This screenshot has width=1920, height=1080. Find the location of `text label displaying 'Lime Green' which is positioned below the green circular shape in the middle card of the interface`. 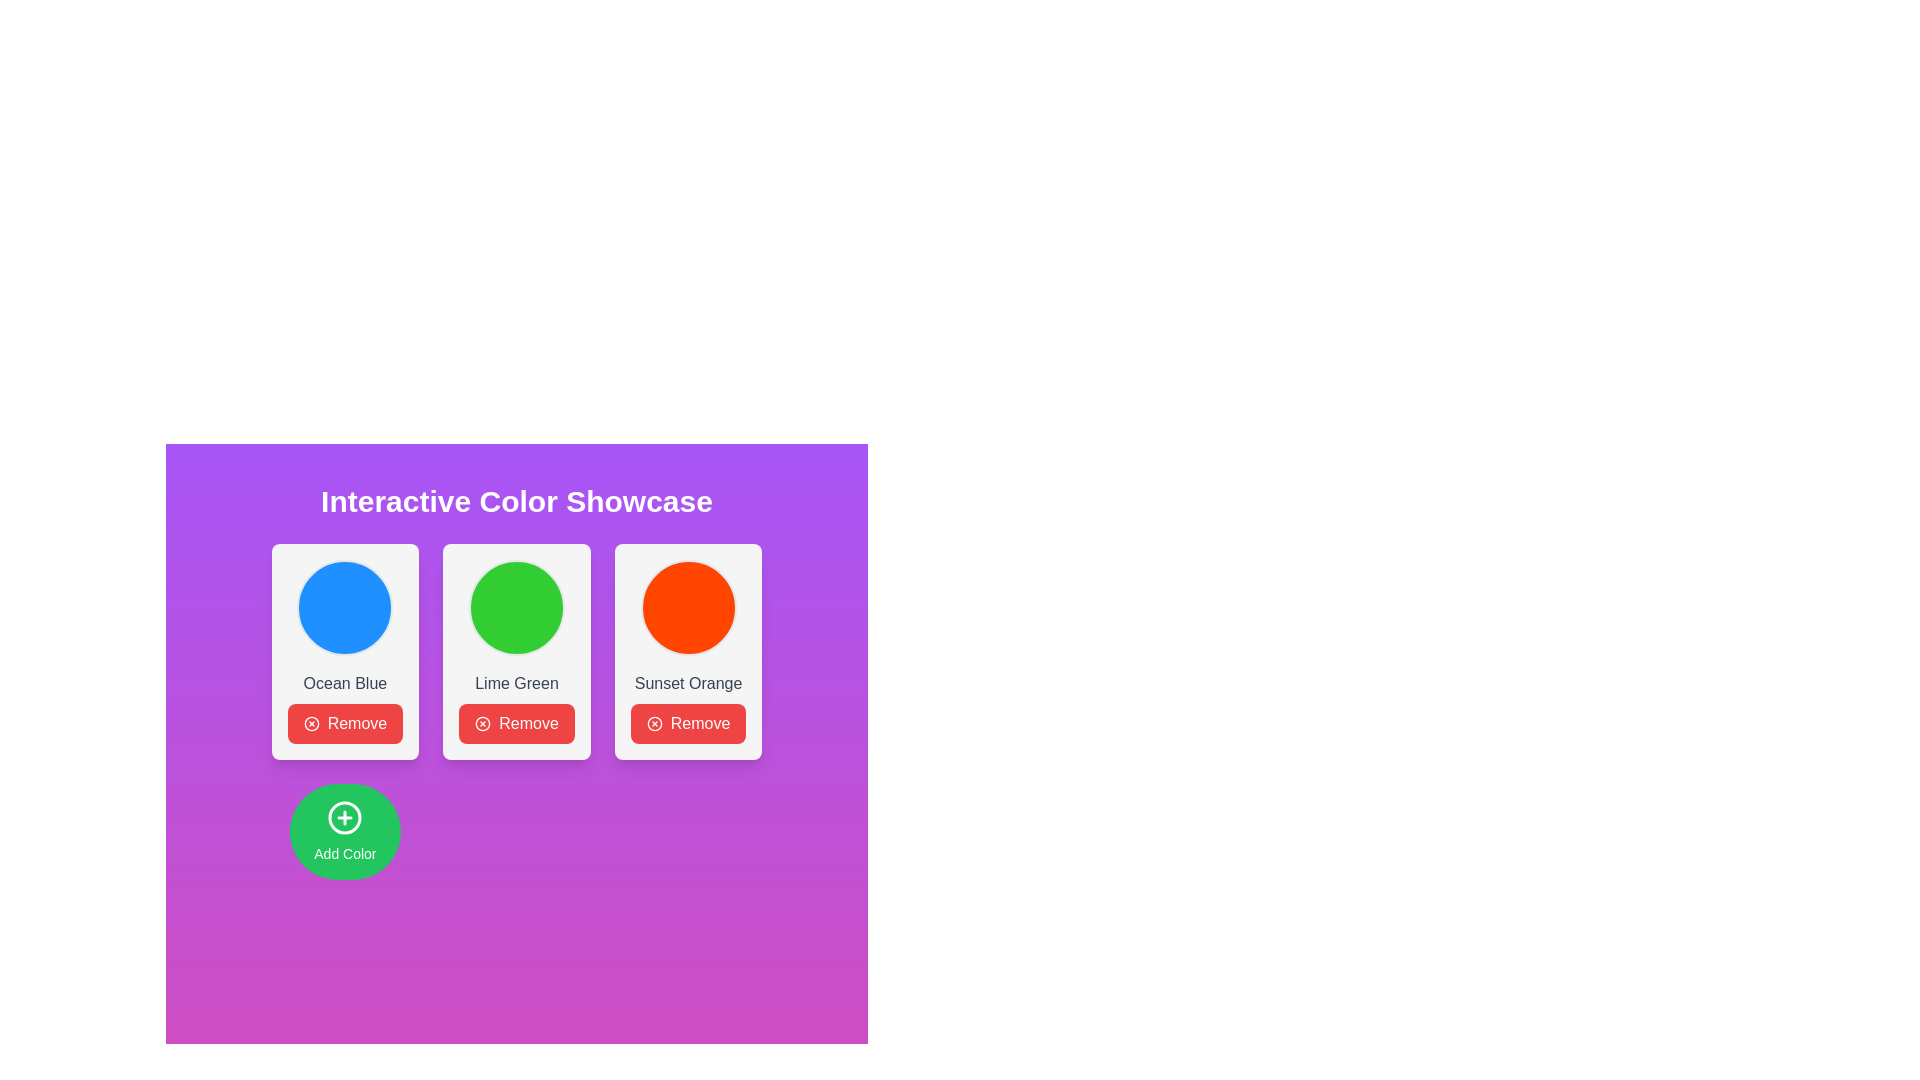

text label displaying 'Lime Green' which is positioned below the green circular shape in the middle card of the interface is located at coordinates (517, 682).